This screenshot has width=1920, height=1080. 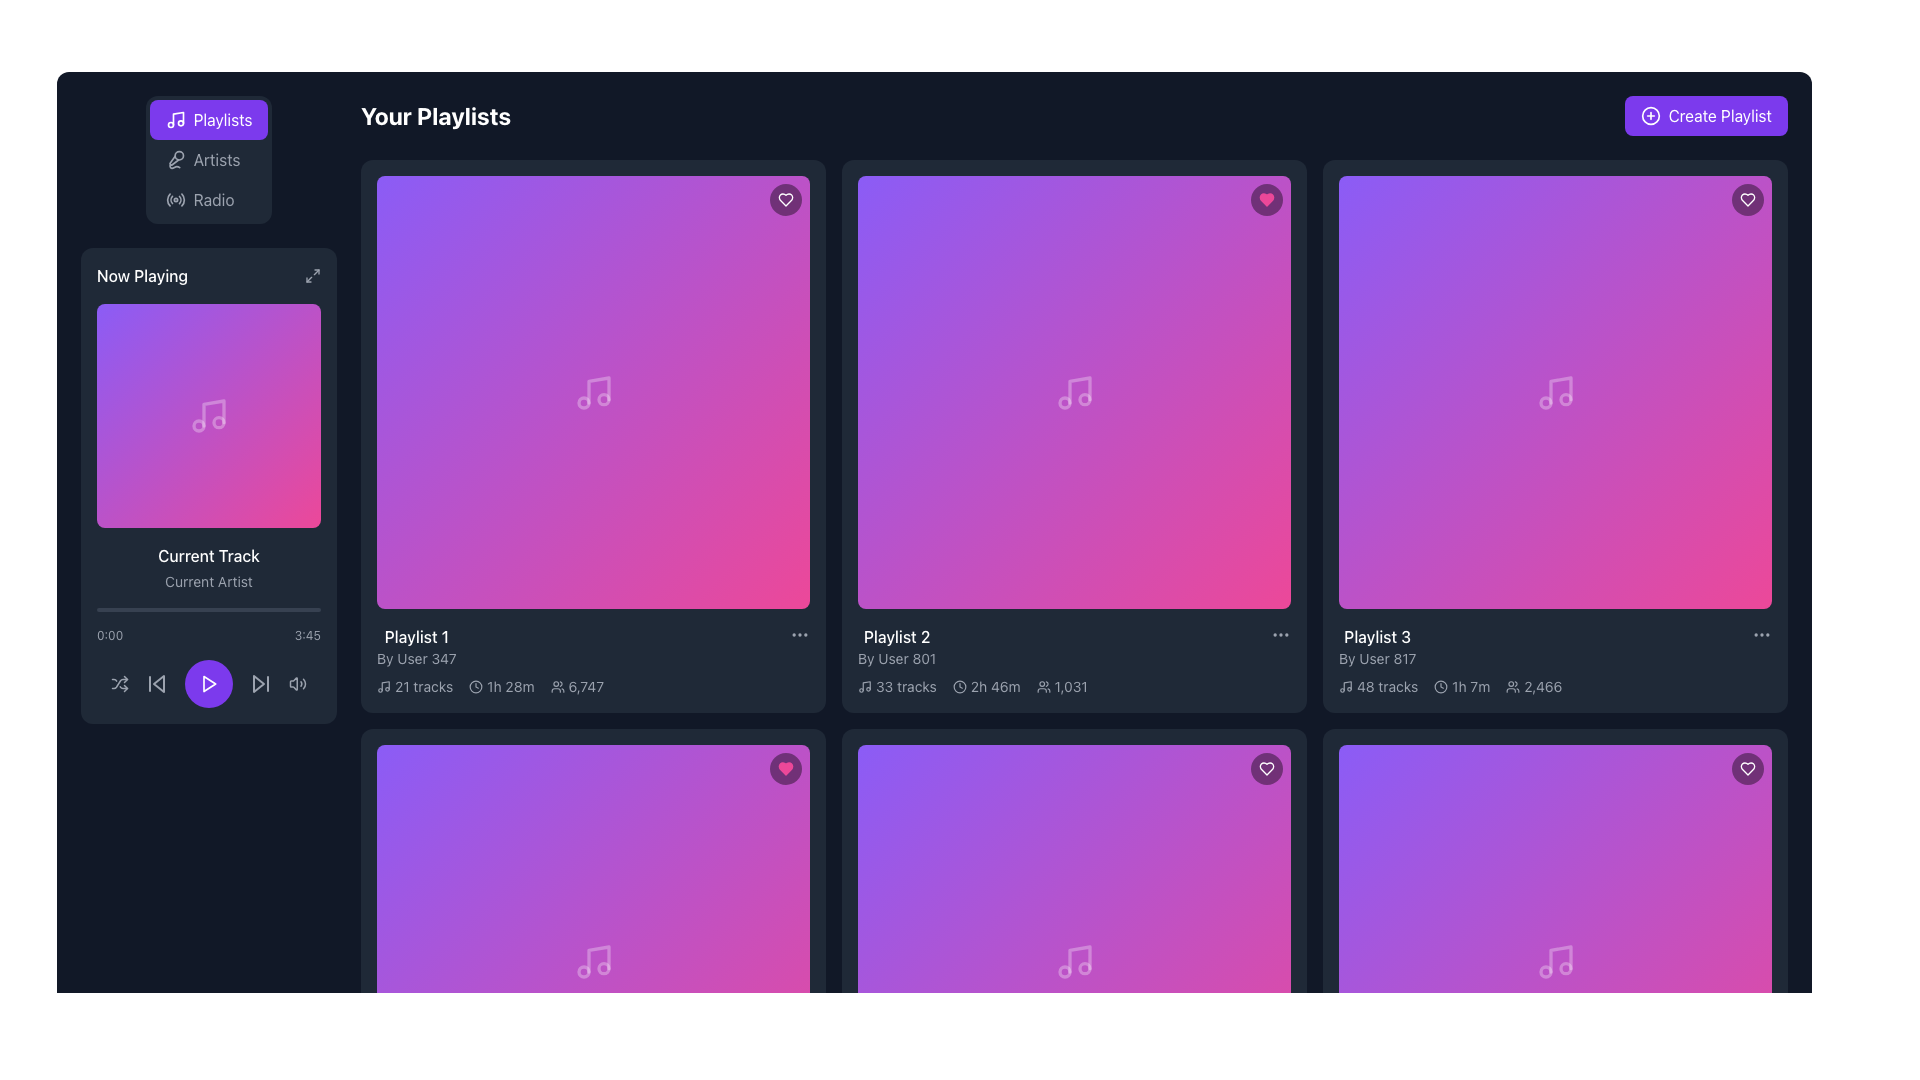 What do you see at coordinates (258, 682) in the screenshot?
I see `the triangular-shaped skip-forward button in the 'Now Playing' section to skip to the next track` at bounding box center [258, 682].